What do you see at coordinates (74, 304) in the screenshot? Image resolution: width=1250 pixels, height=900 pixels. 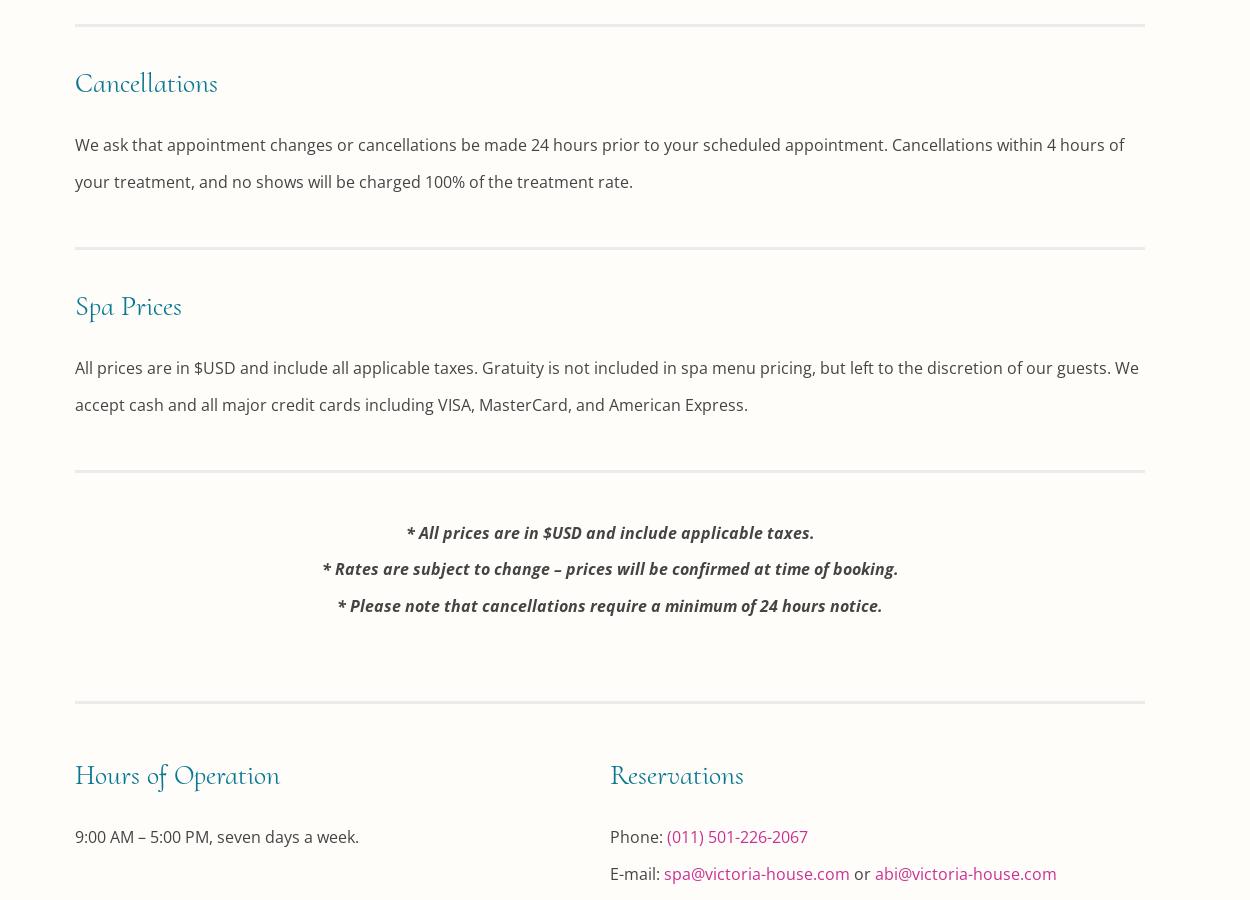 I see `'Spa Prices'` at bounding box center [74, 304].